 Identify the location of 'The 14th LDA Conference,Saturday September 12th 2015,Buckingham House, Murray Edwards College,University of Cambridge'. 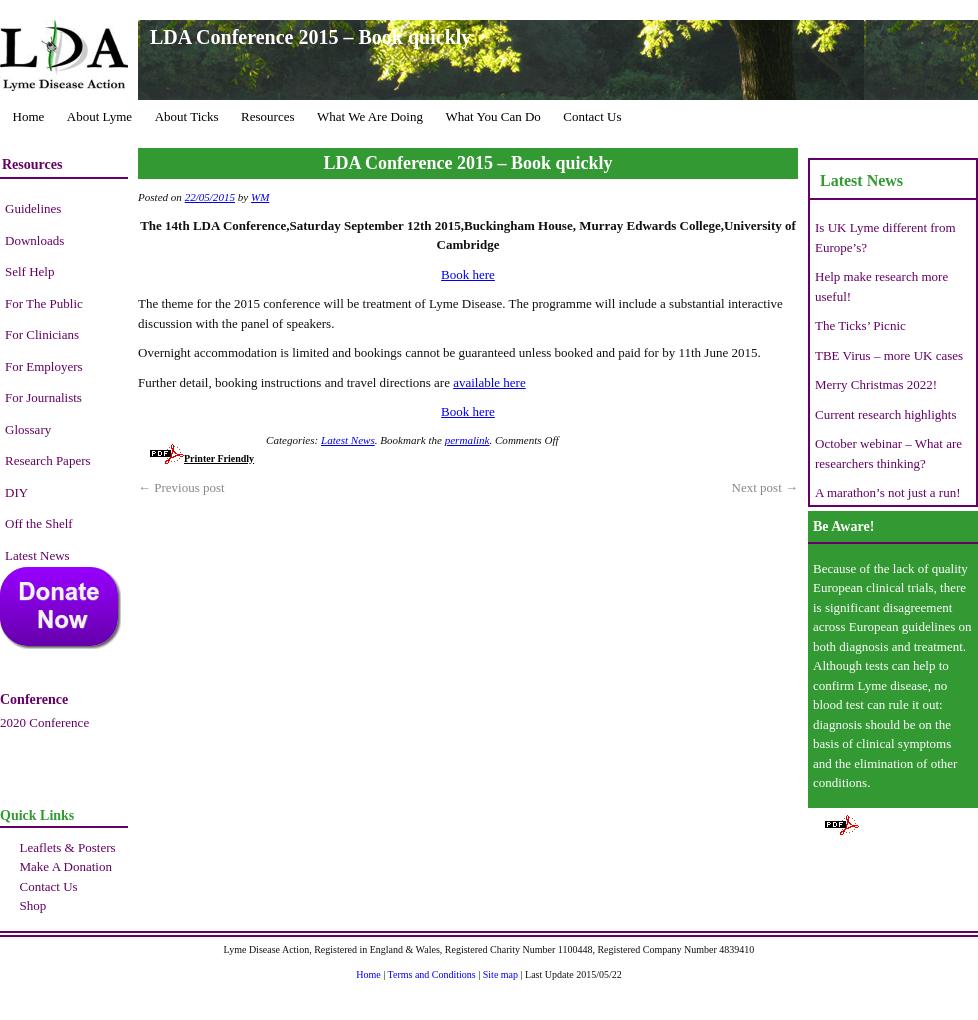
(466, 234).